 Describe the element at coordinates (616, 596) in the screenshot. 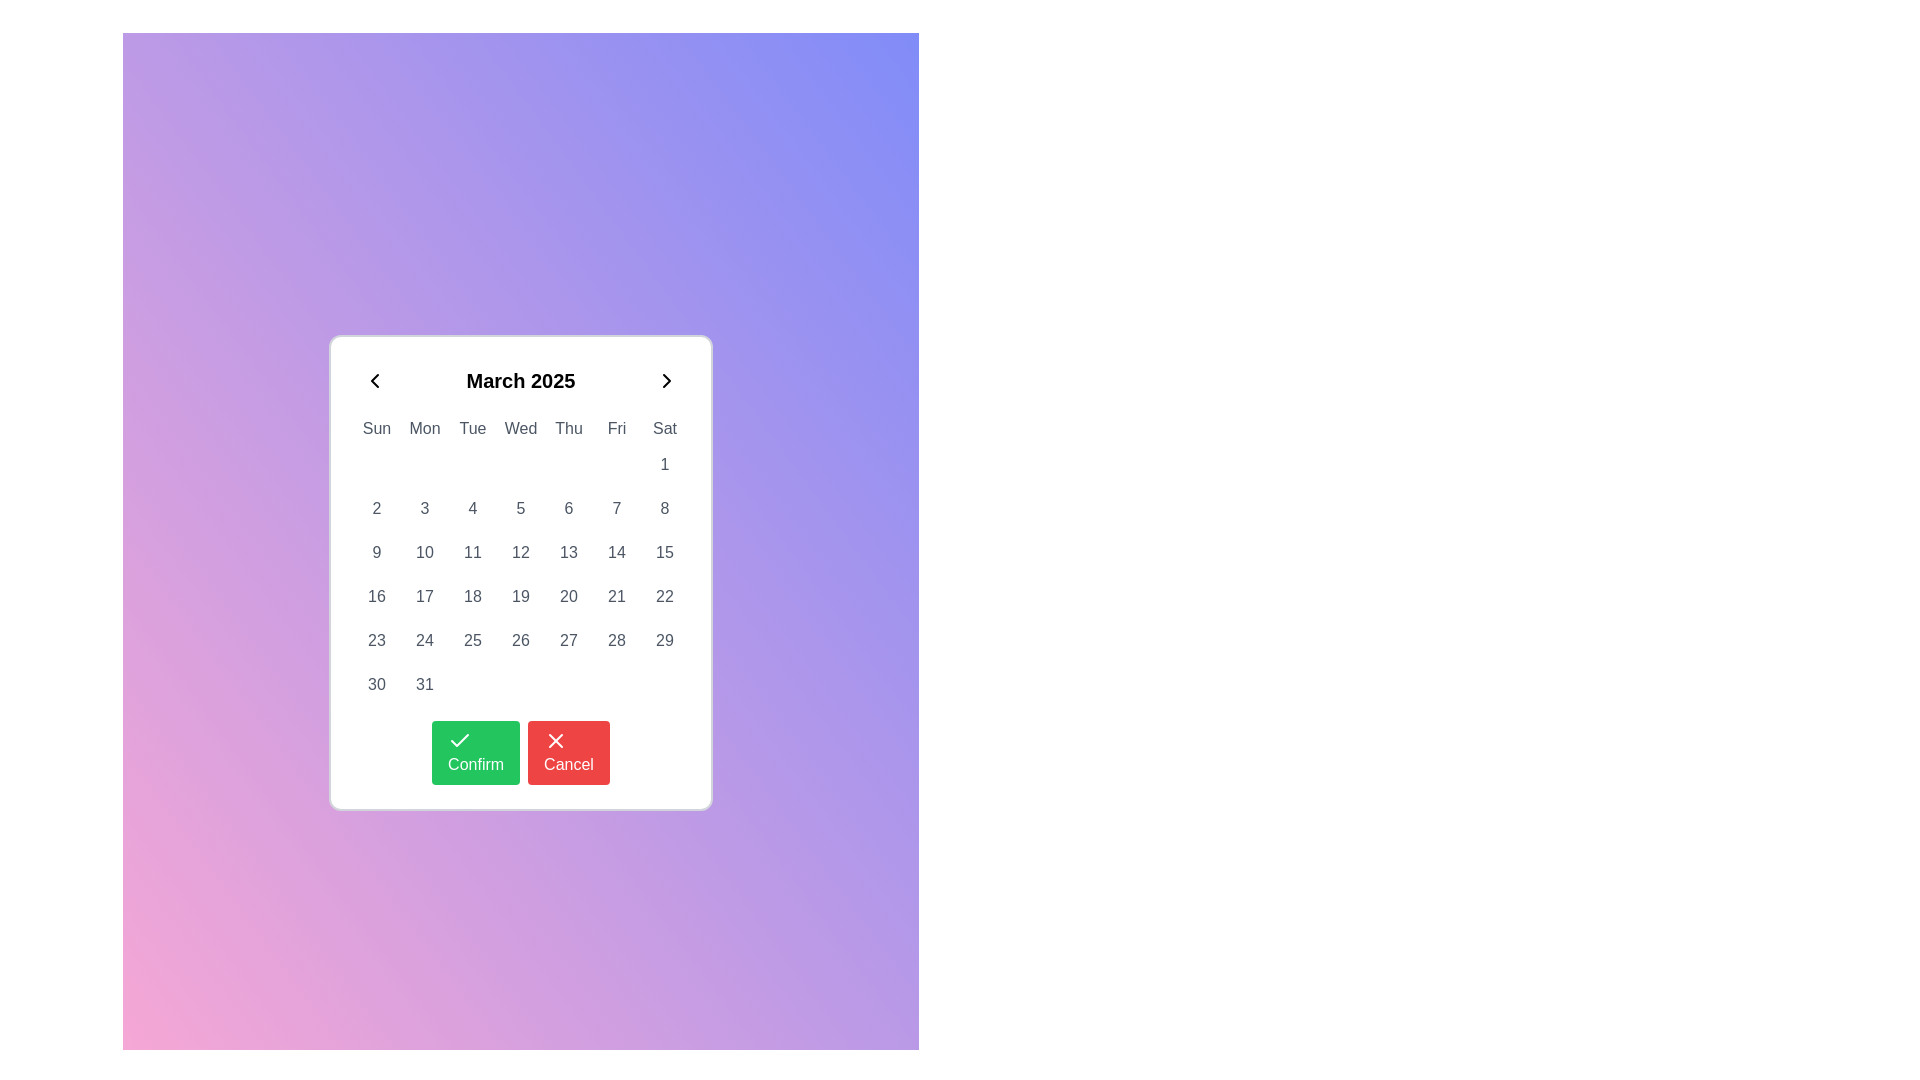

I see `the button representing the 21st day of the month in the calendar` at that location.